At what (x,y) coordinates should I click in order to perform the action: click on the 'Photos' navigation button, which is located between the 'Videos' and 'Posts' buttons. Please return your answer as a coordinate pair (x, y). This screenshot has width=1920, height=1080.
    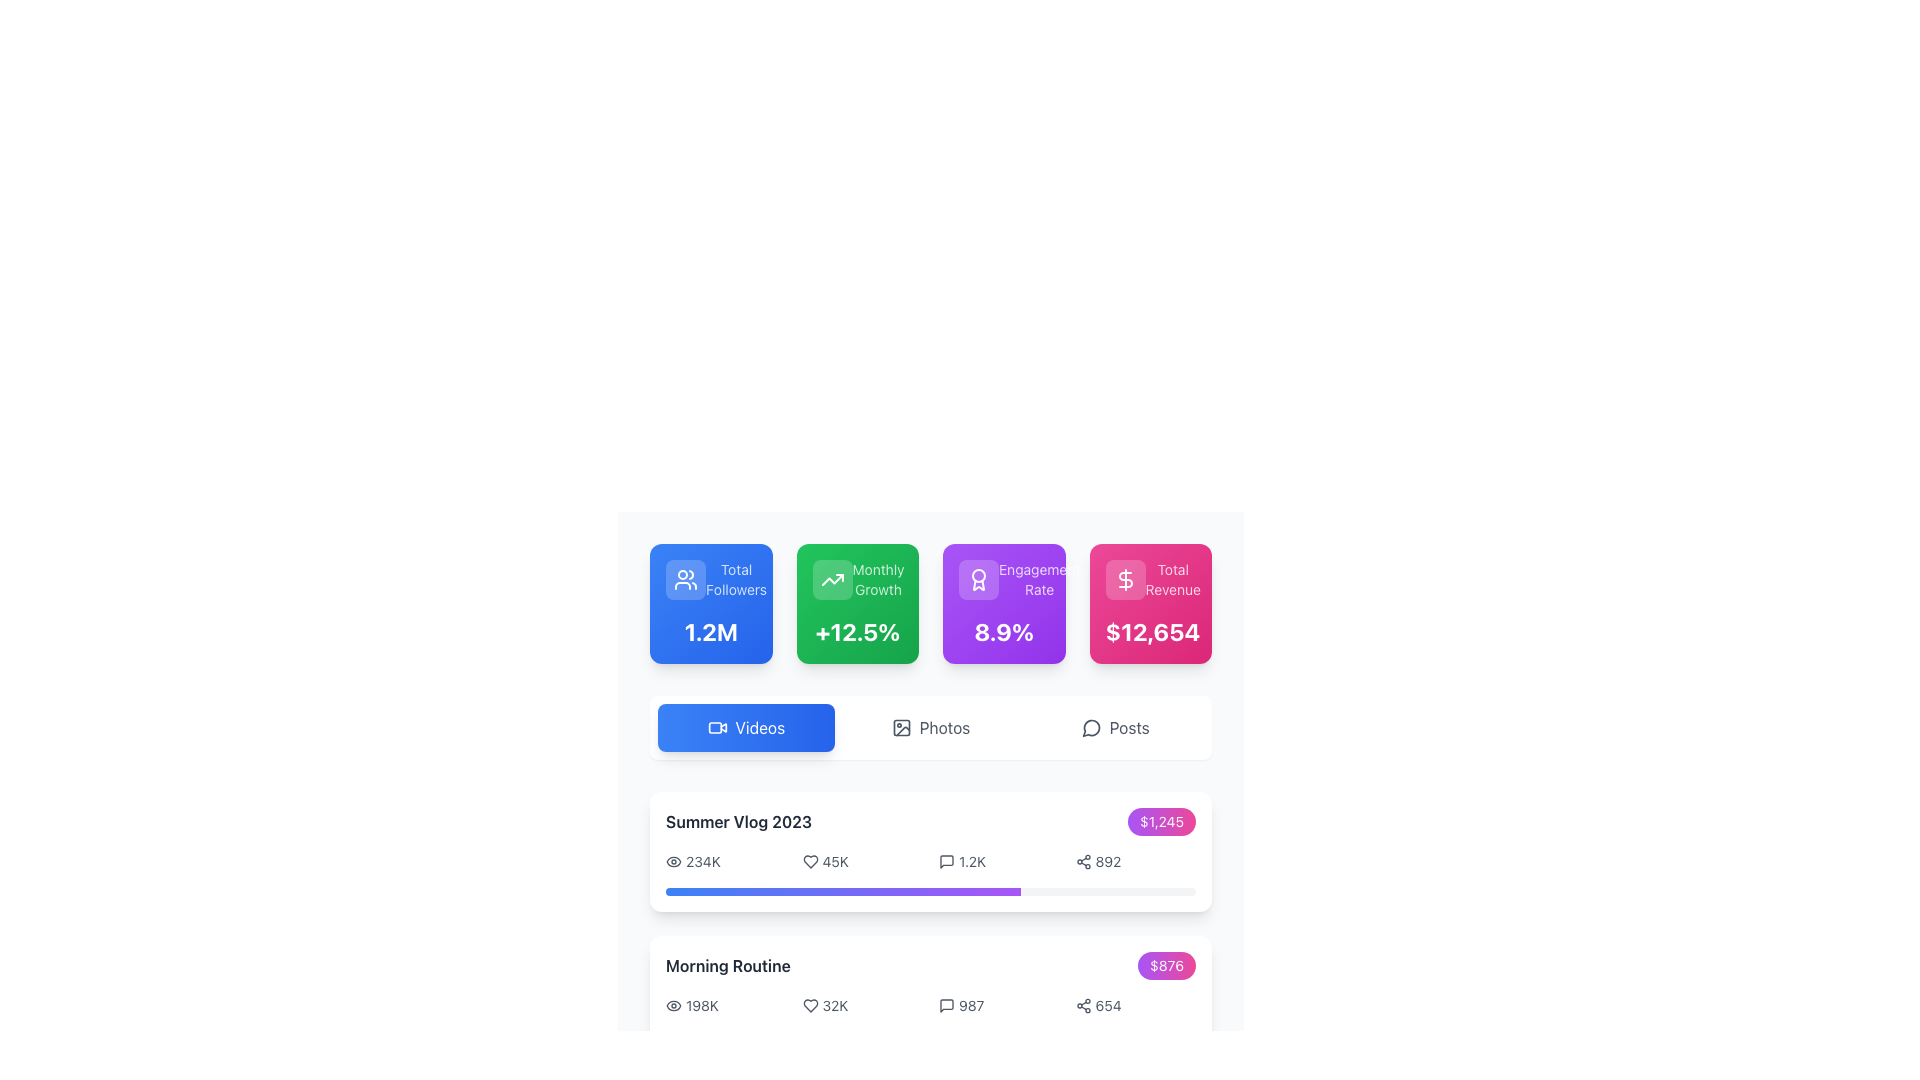
    Looking at the image, I should click on (930, 728).